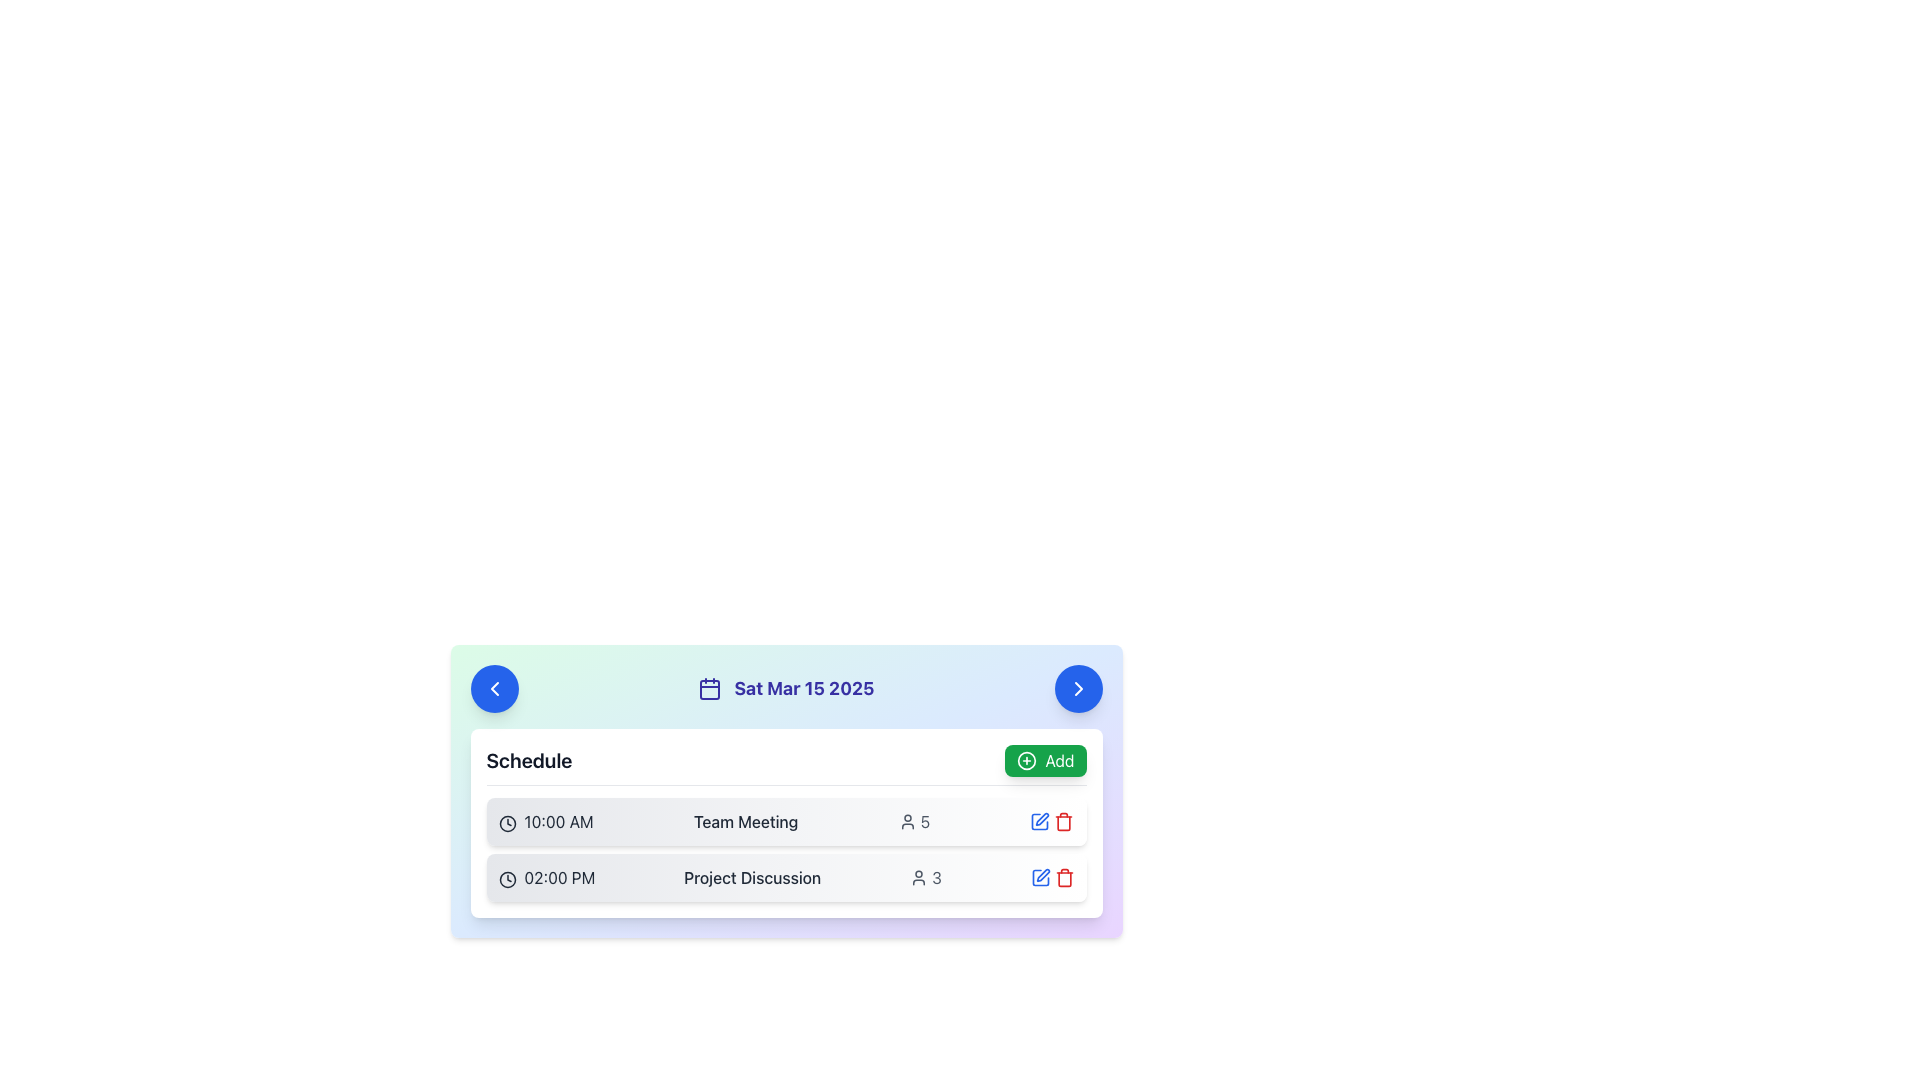  What do you see at coordinates (529, 760) in the screenshot?
I see `the 'Schedule' text label, which is prominently positioned at the top-left side of the section, serving as a header` at bounding box center [529, 760].